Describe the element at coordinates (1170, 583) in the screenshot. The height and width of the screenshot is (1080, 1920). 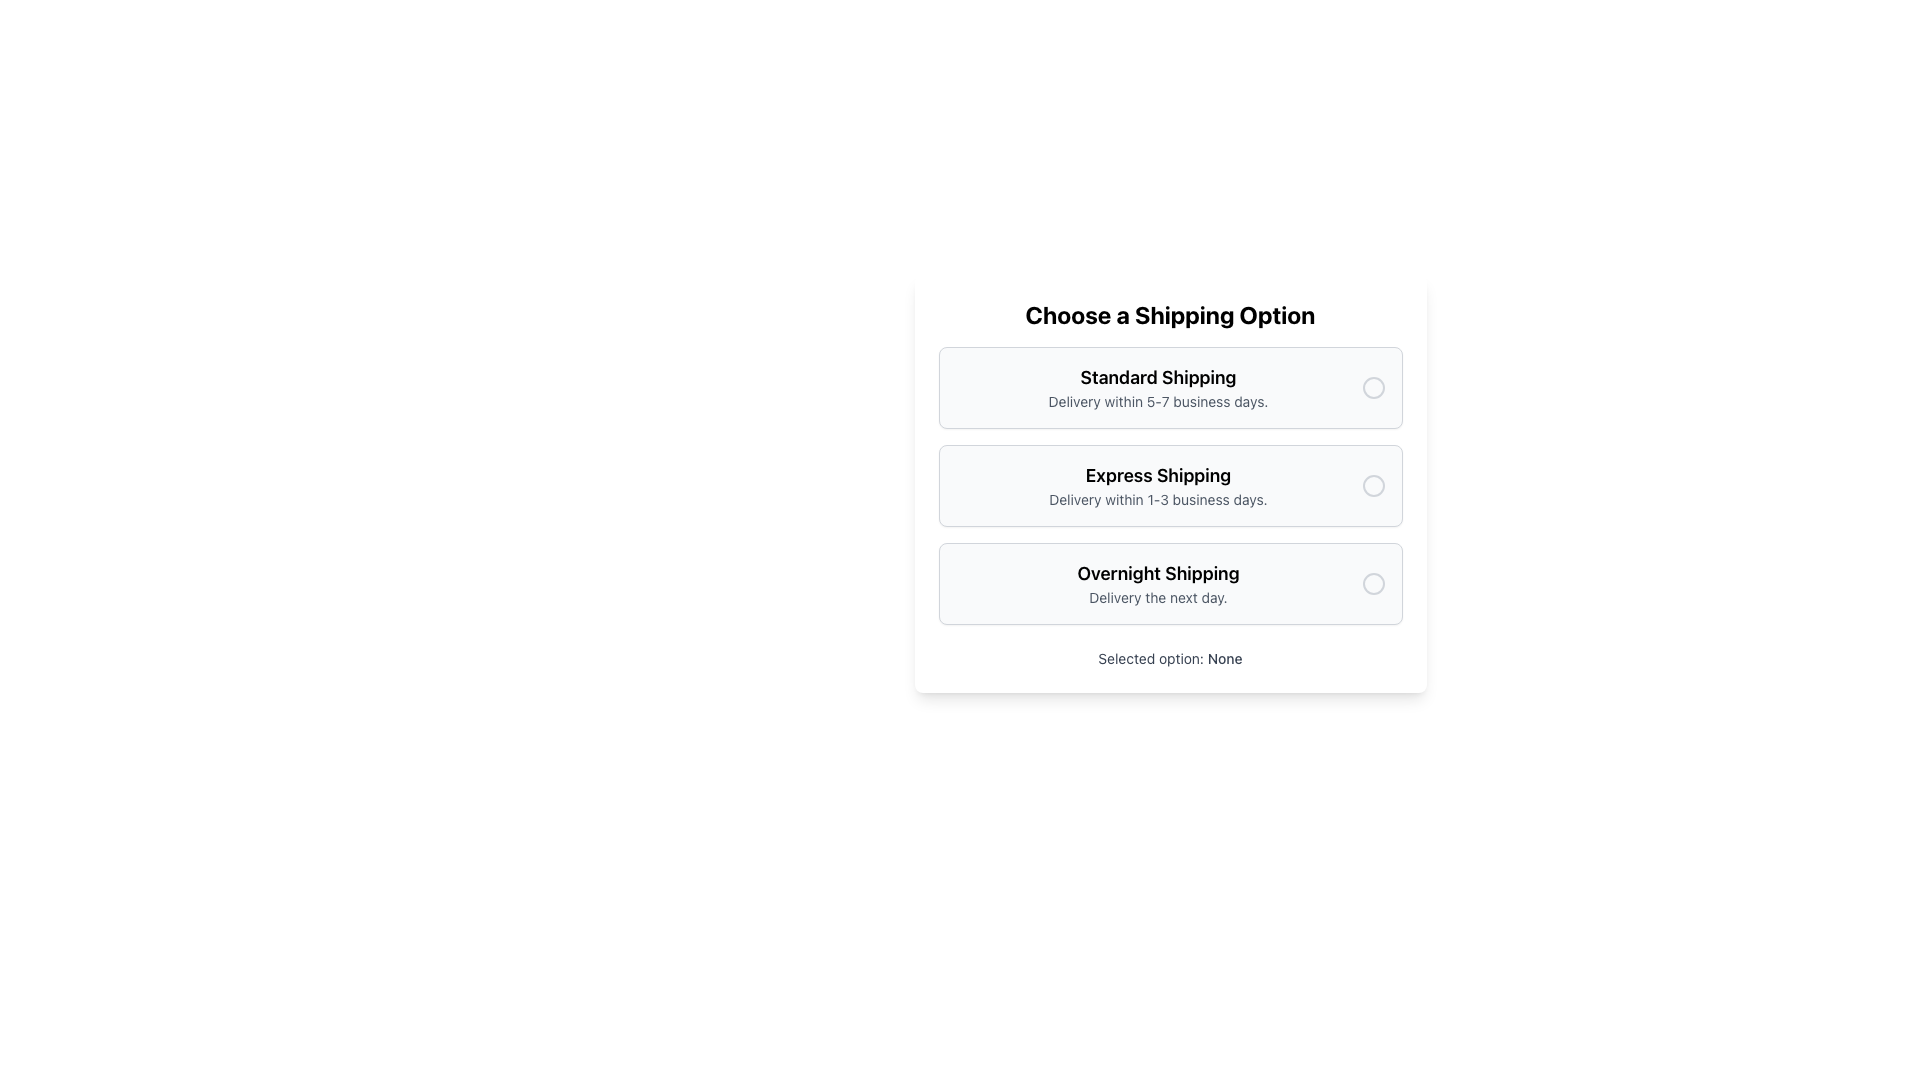
I see `the 'Overnight Shipping' button` at that location.